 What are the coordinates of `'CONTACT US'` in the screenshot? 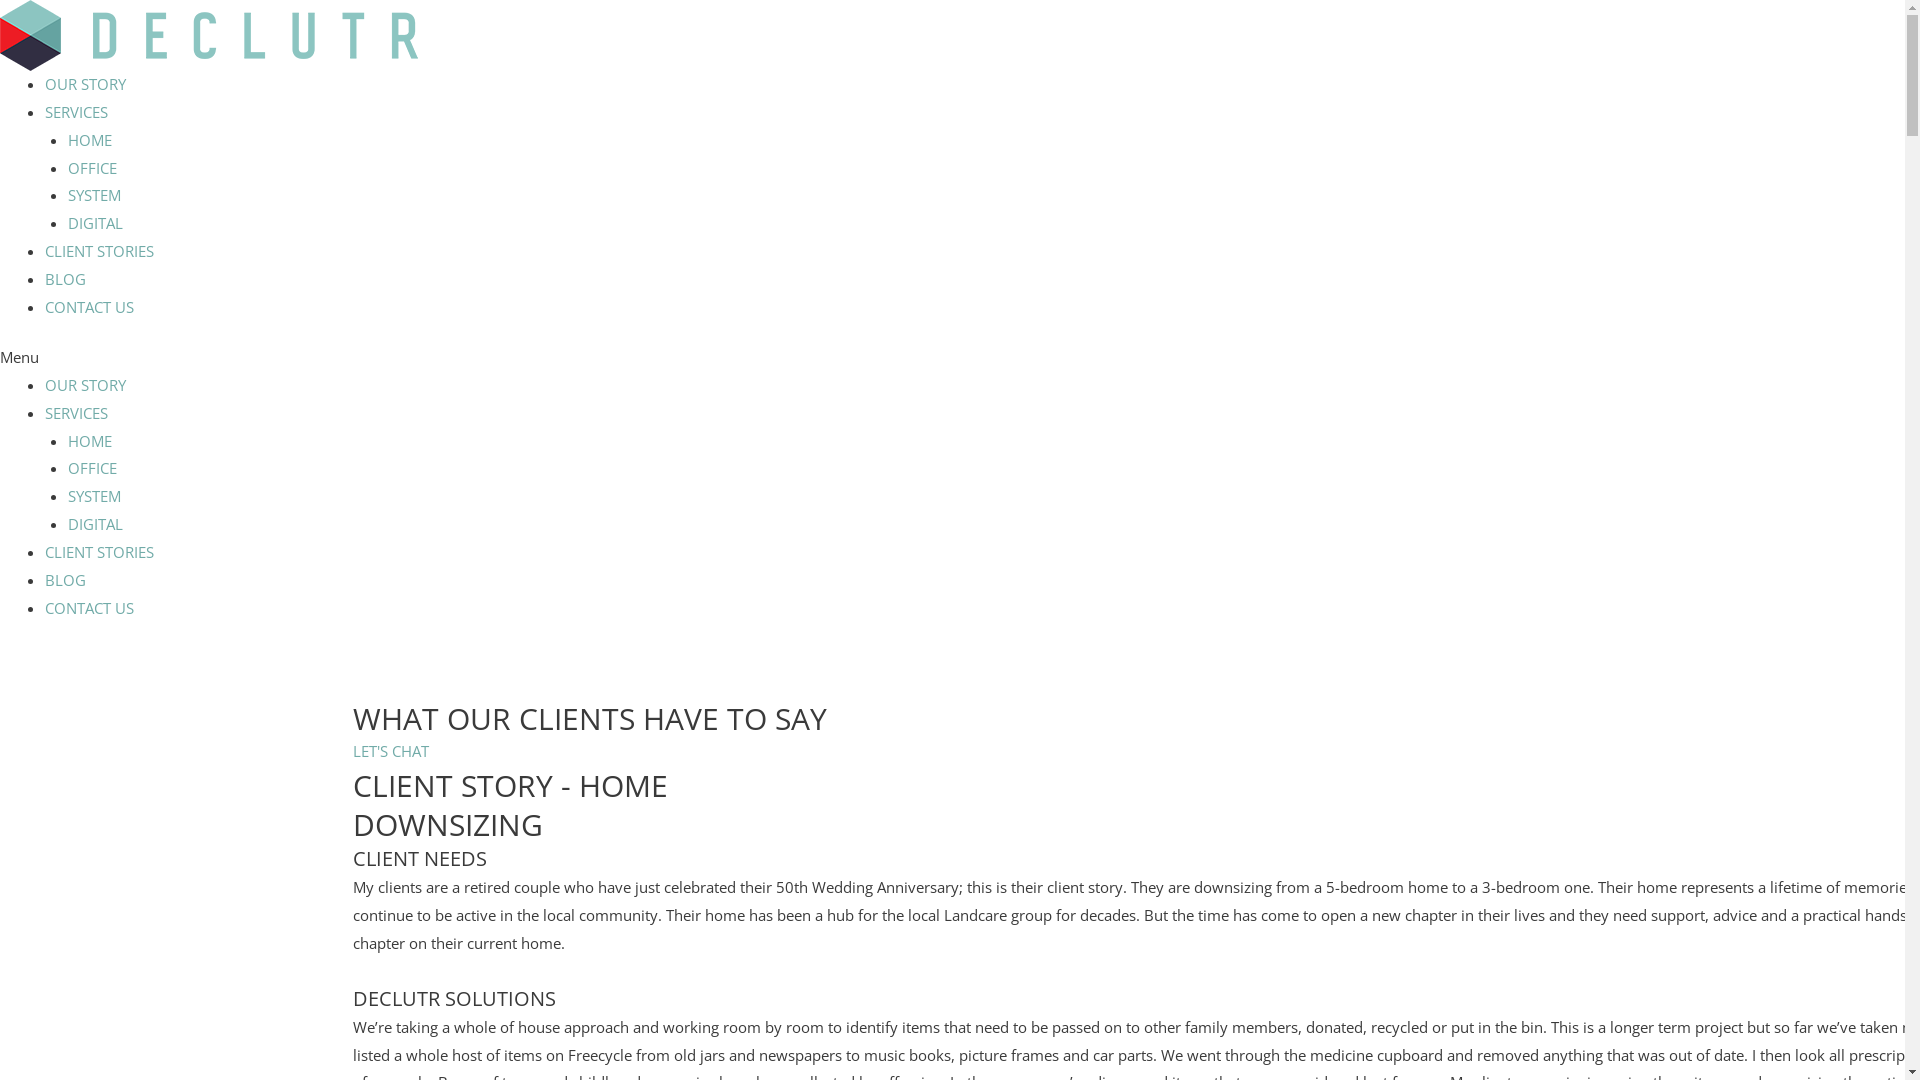 It's located at (88, 307).